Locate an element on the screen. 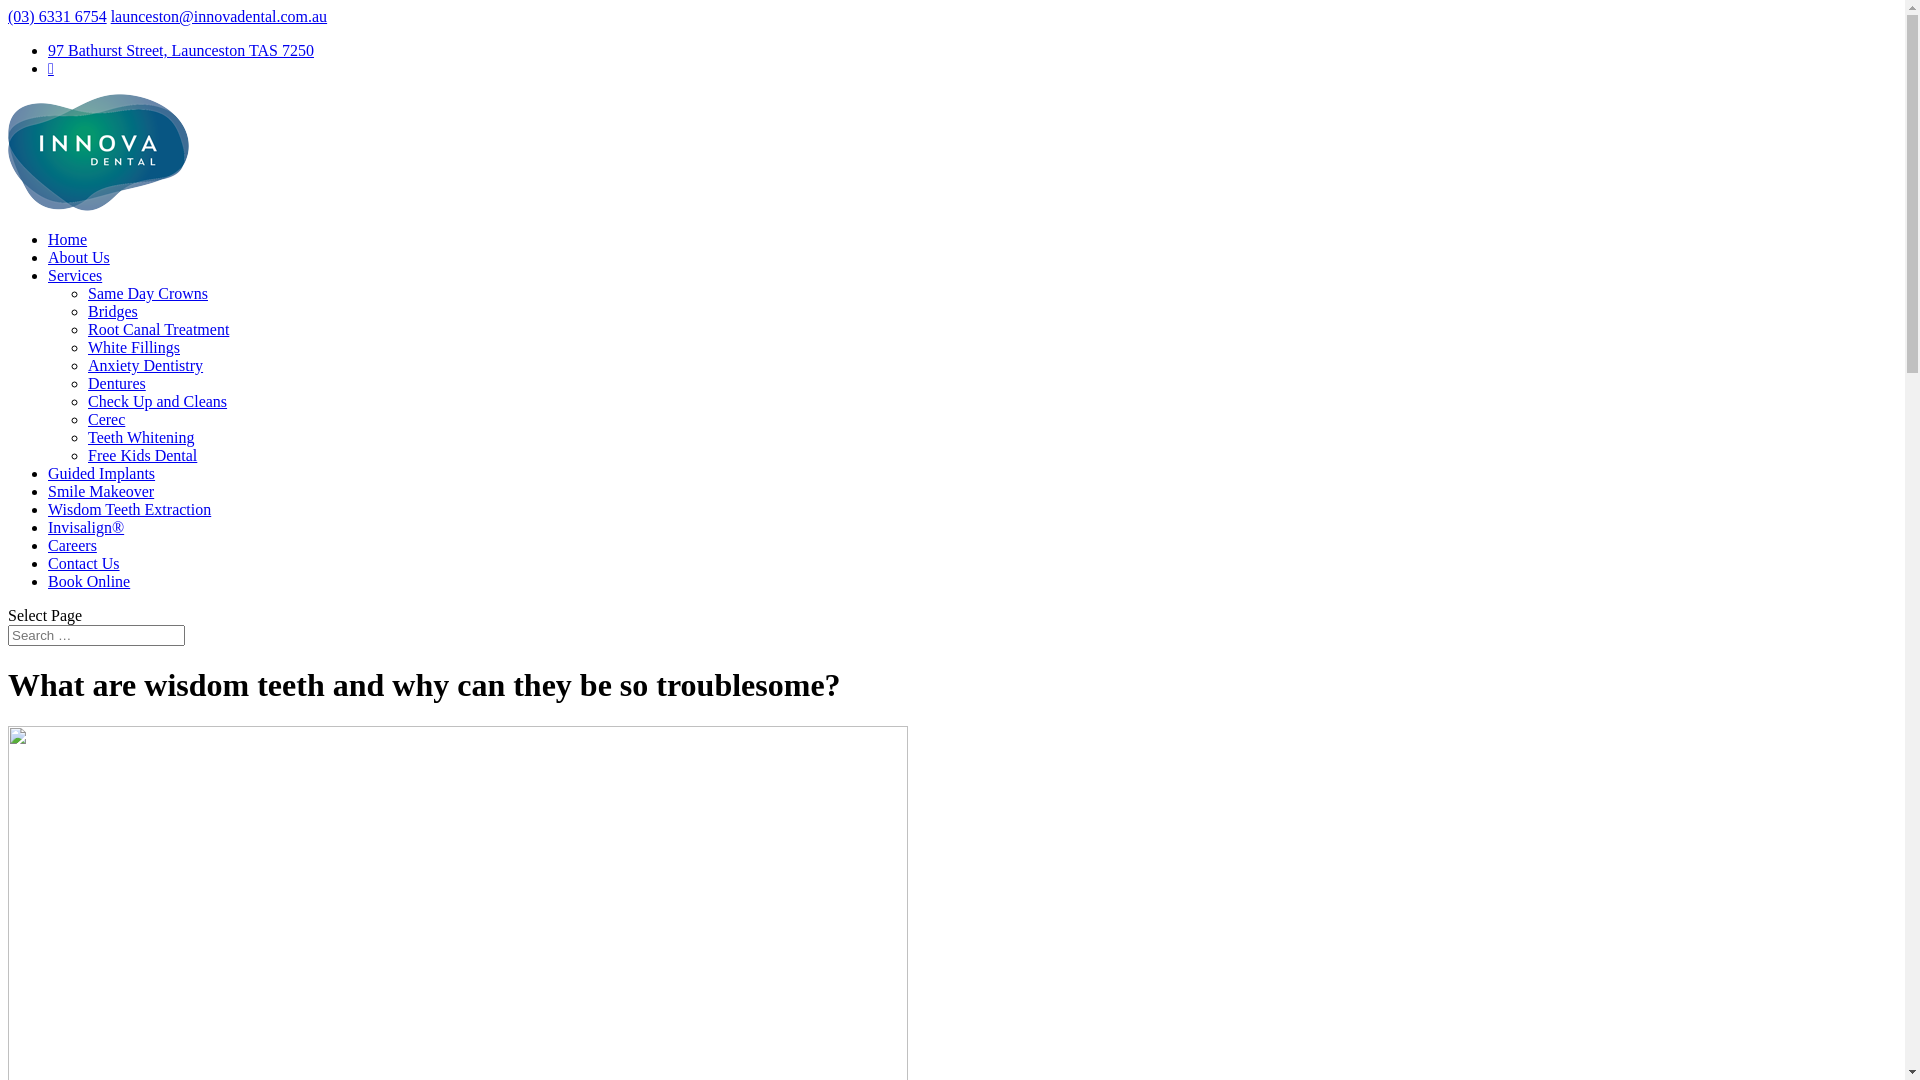 This screenshot has width=1920, height=1080. 'Check Up and Cleans' is located at coordinates (156, 401).